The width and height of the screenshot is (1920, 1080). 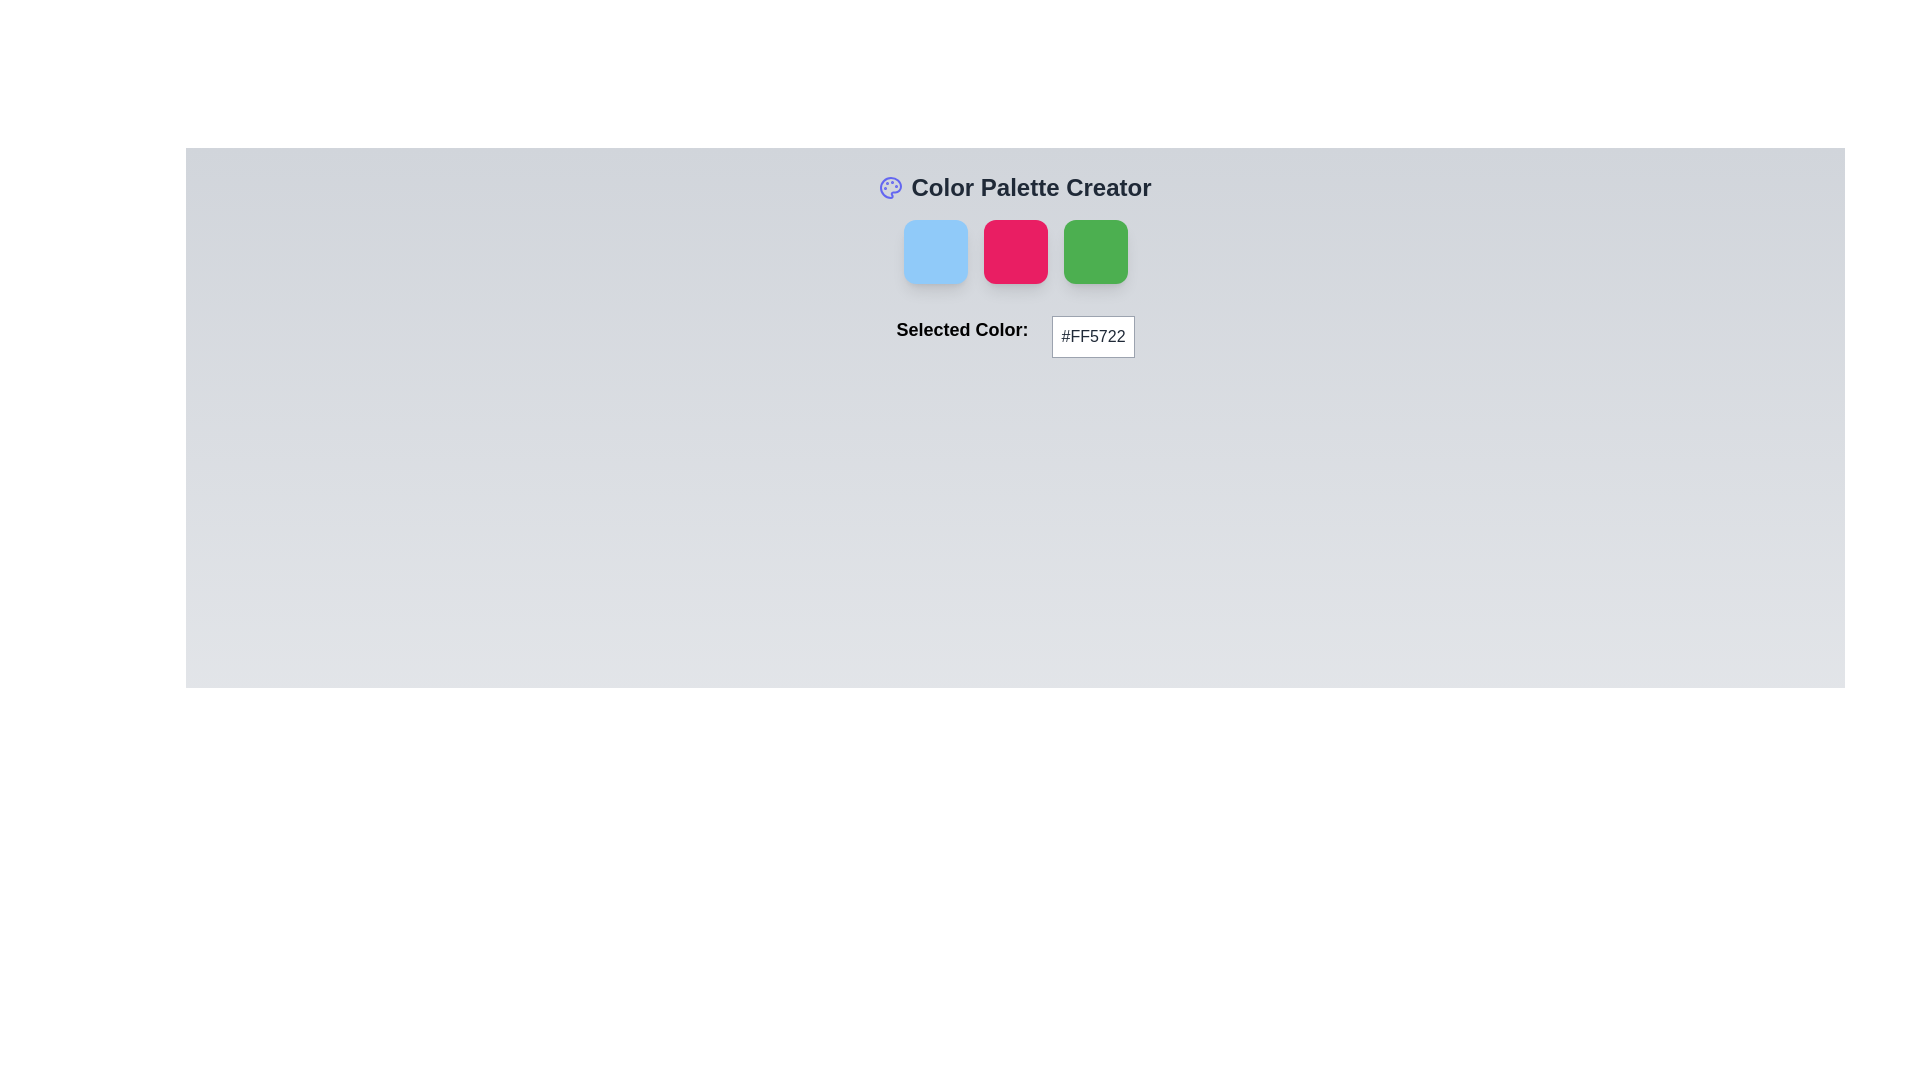 What do you see at coordinates (1094, 250) in the screenshot?
I see `the green square button with rounded corners, the third in a horizontal sequence of three buttons` at bounding box center [1094, 250].